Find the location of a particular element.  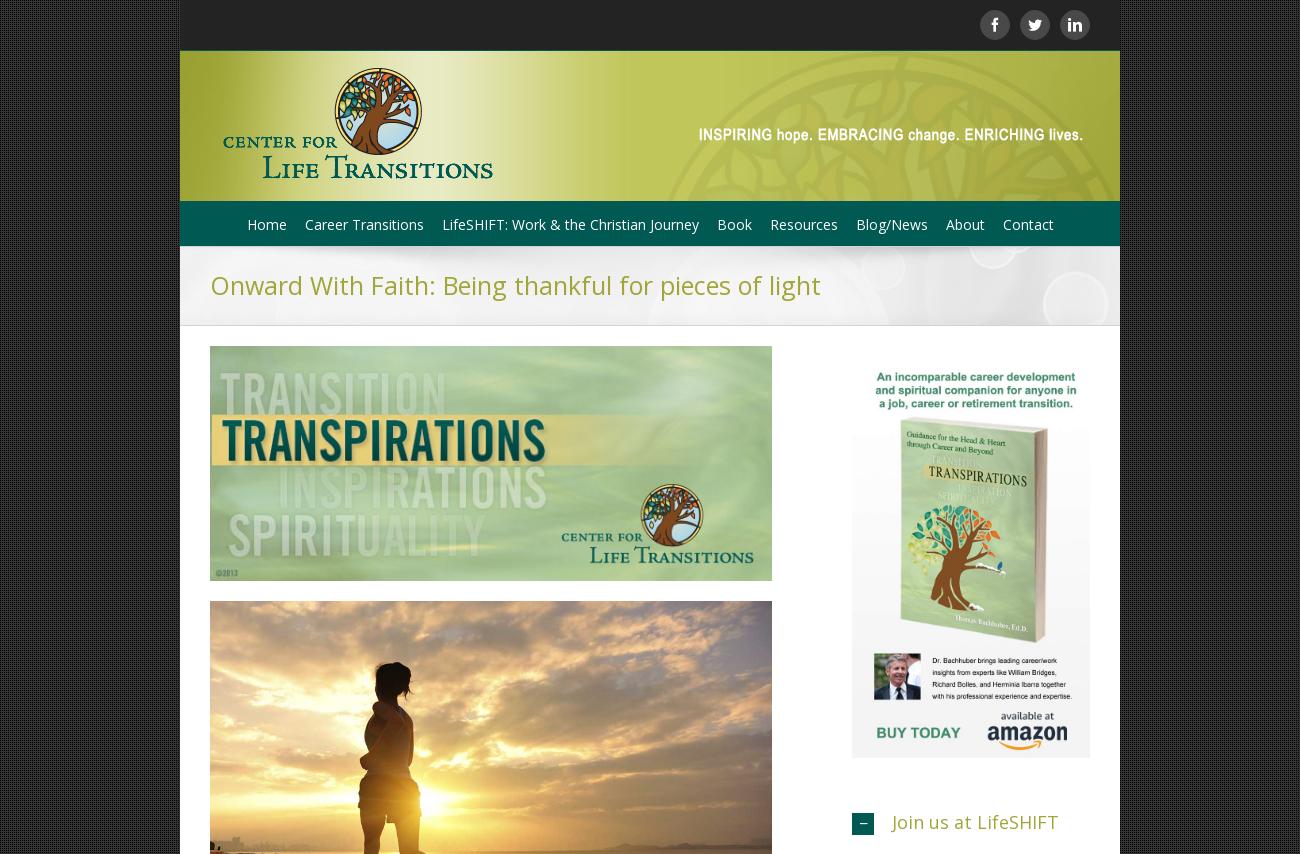

'Online Resources' is located at coordinates (843, 352).